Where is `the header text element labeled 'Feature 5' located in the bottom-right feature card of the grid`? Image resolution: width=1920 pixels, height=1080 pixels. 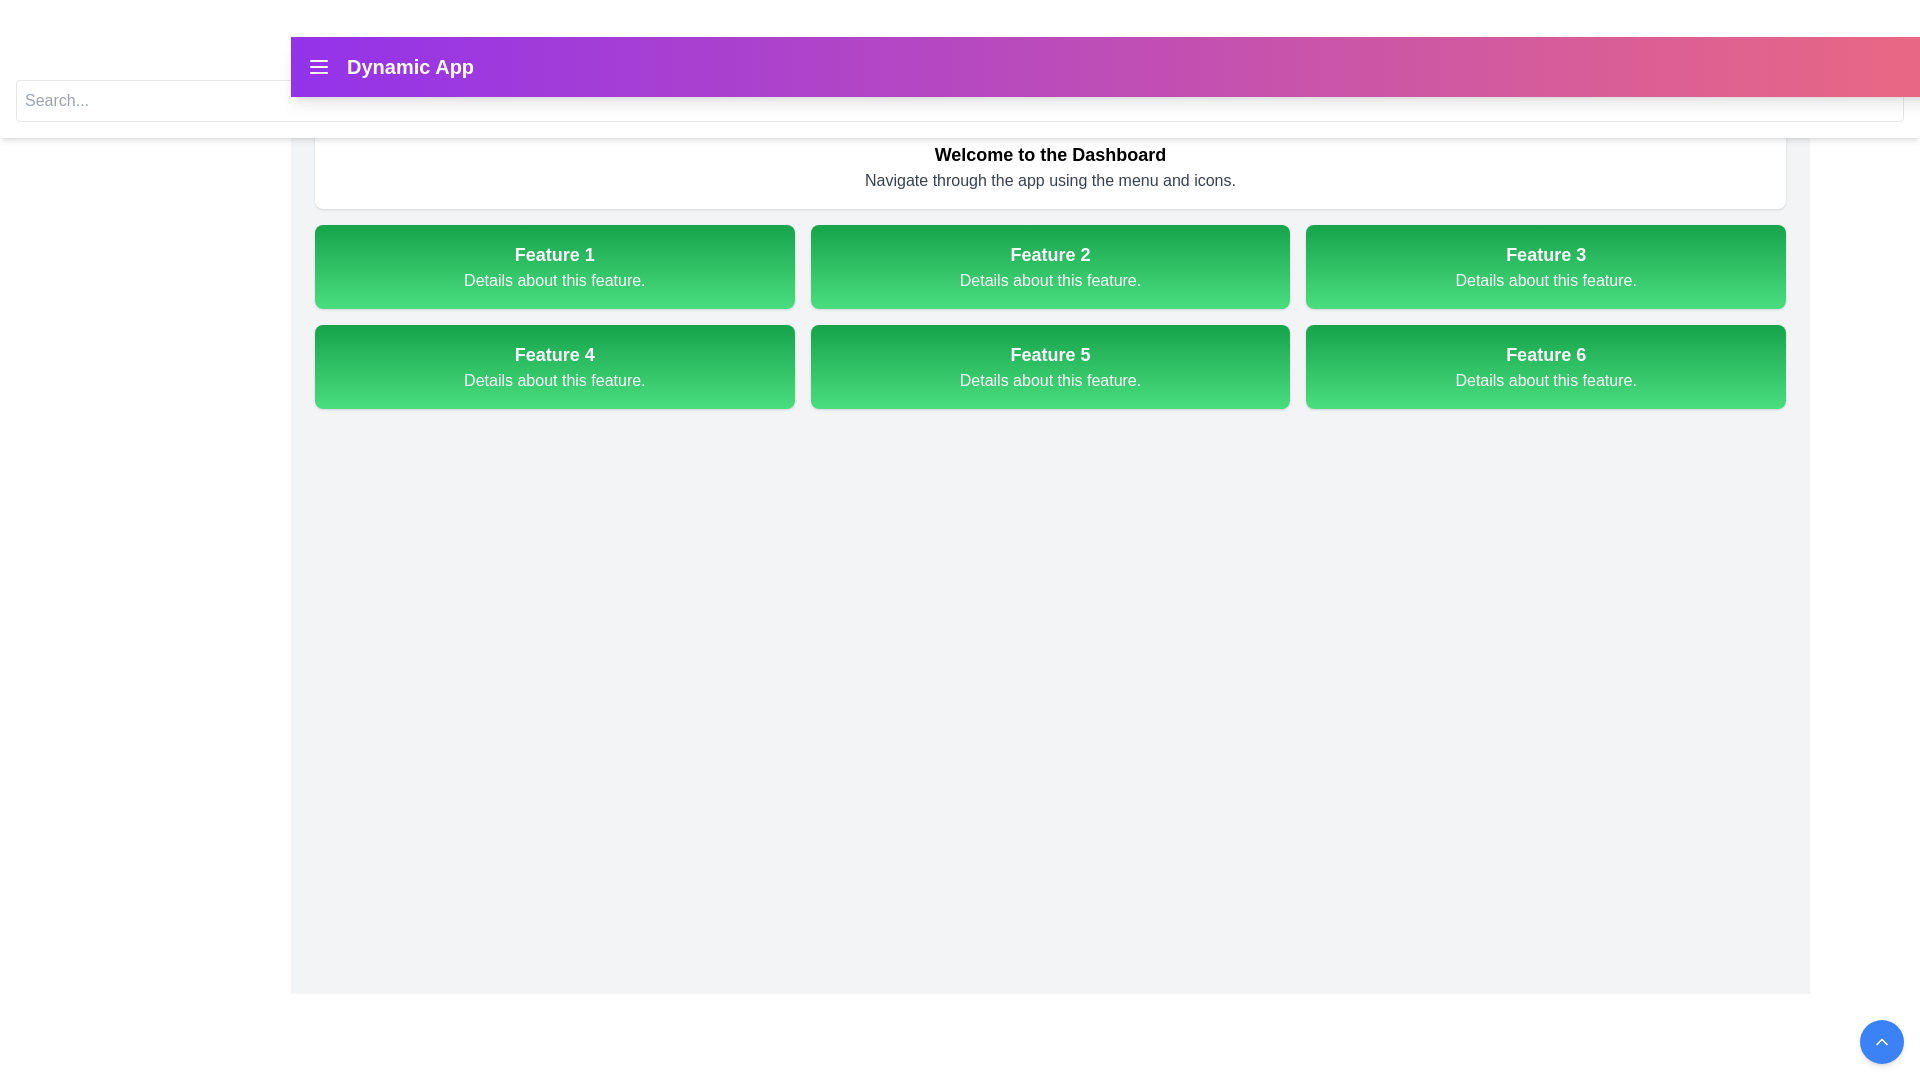
the header text element labeled 'Feature 5' located in the bottom-right feature card of the grid is located at coordinates (1049, 353).